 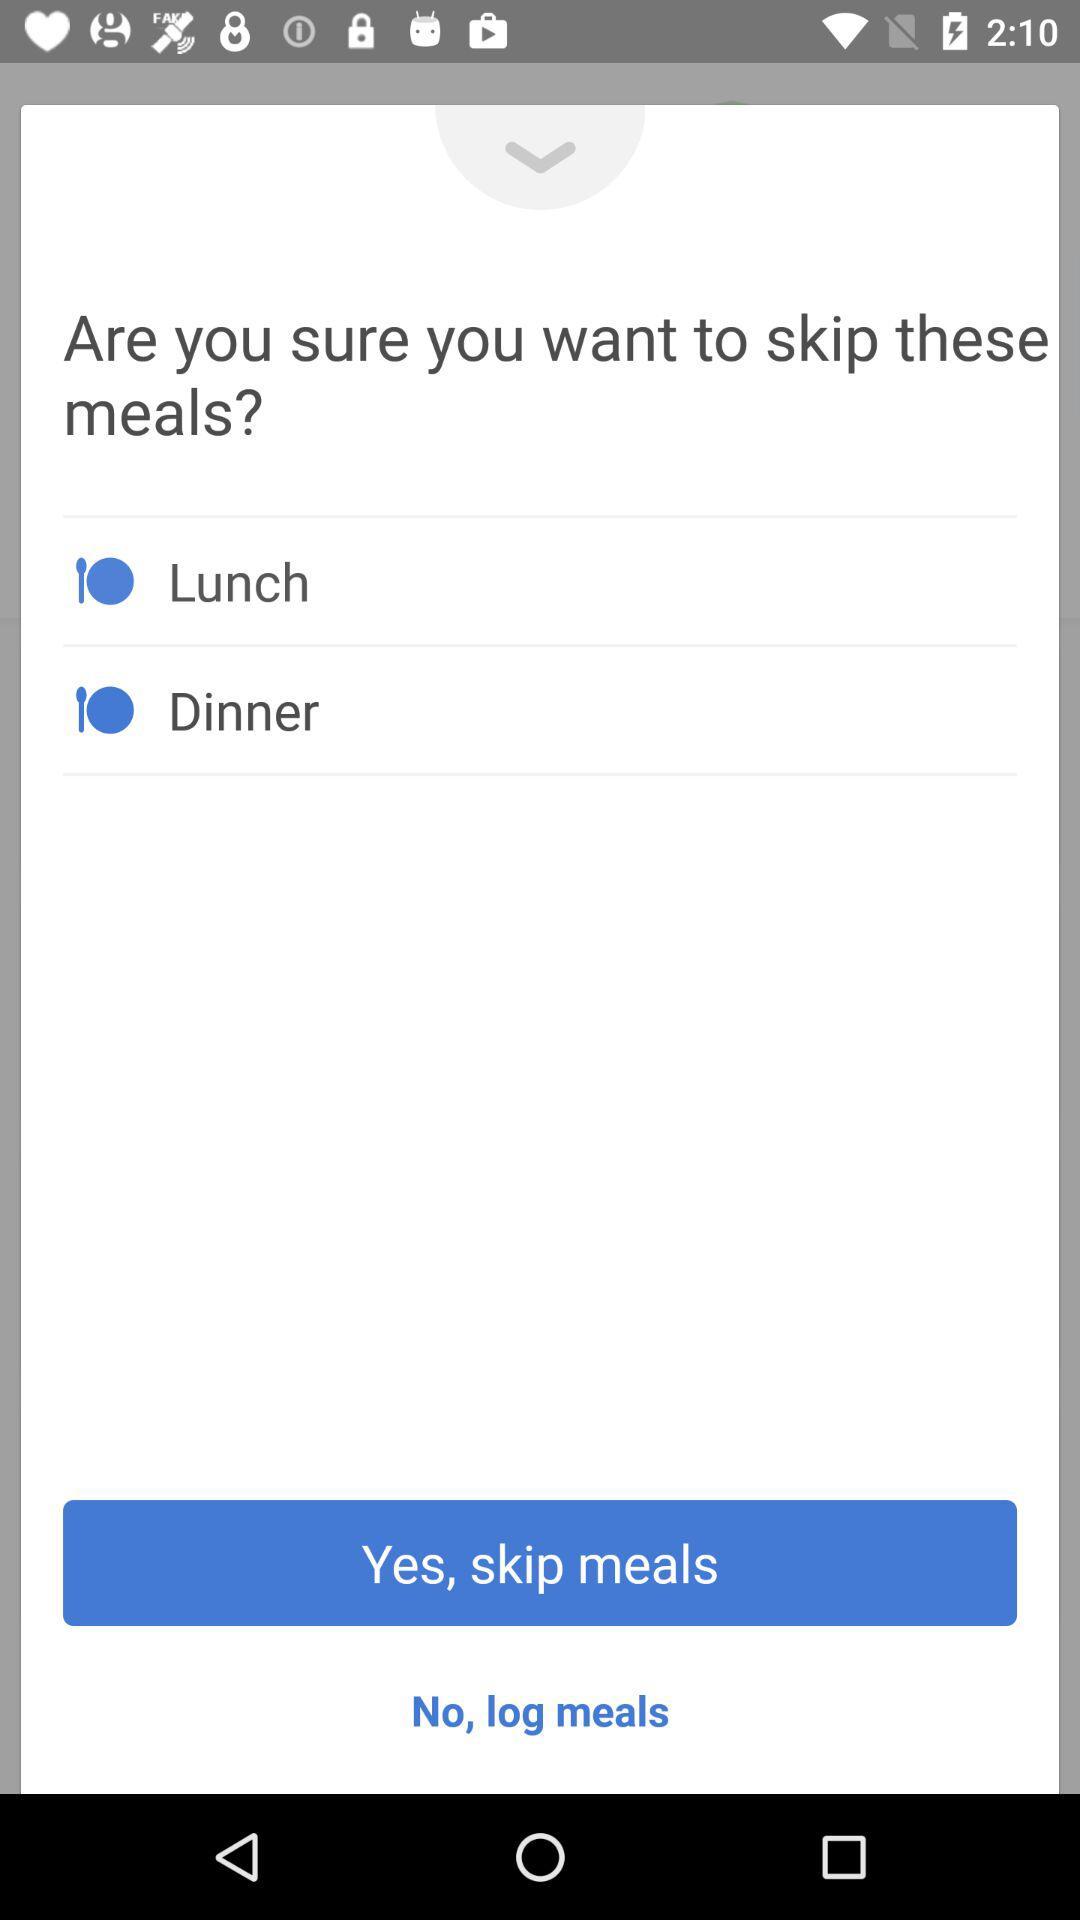 What do you see at coordinates (591, 579) in the screenshot?
I see `icon above the dinner` at bounding box center [591, 579].